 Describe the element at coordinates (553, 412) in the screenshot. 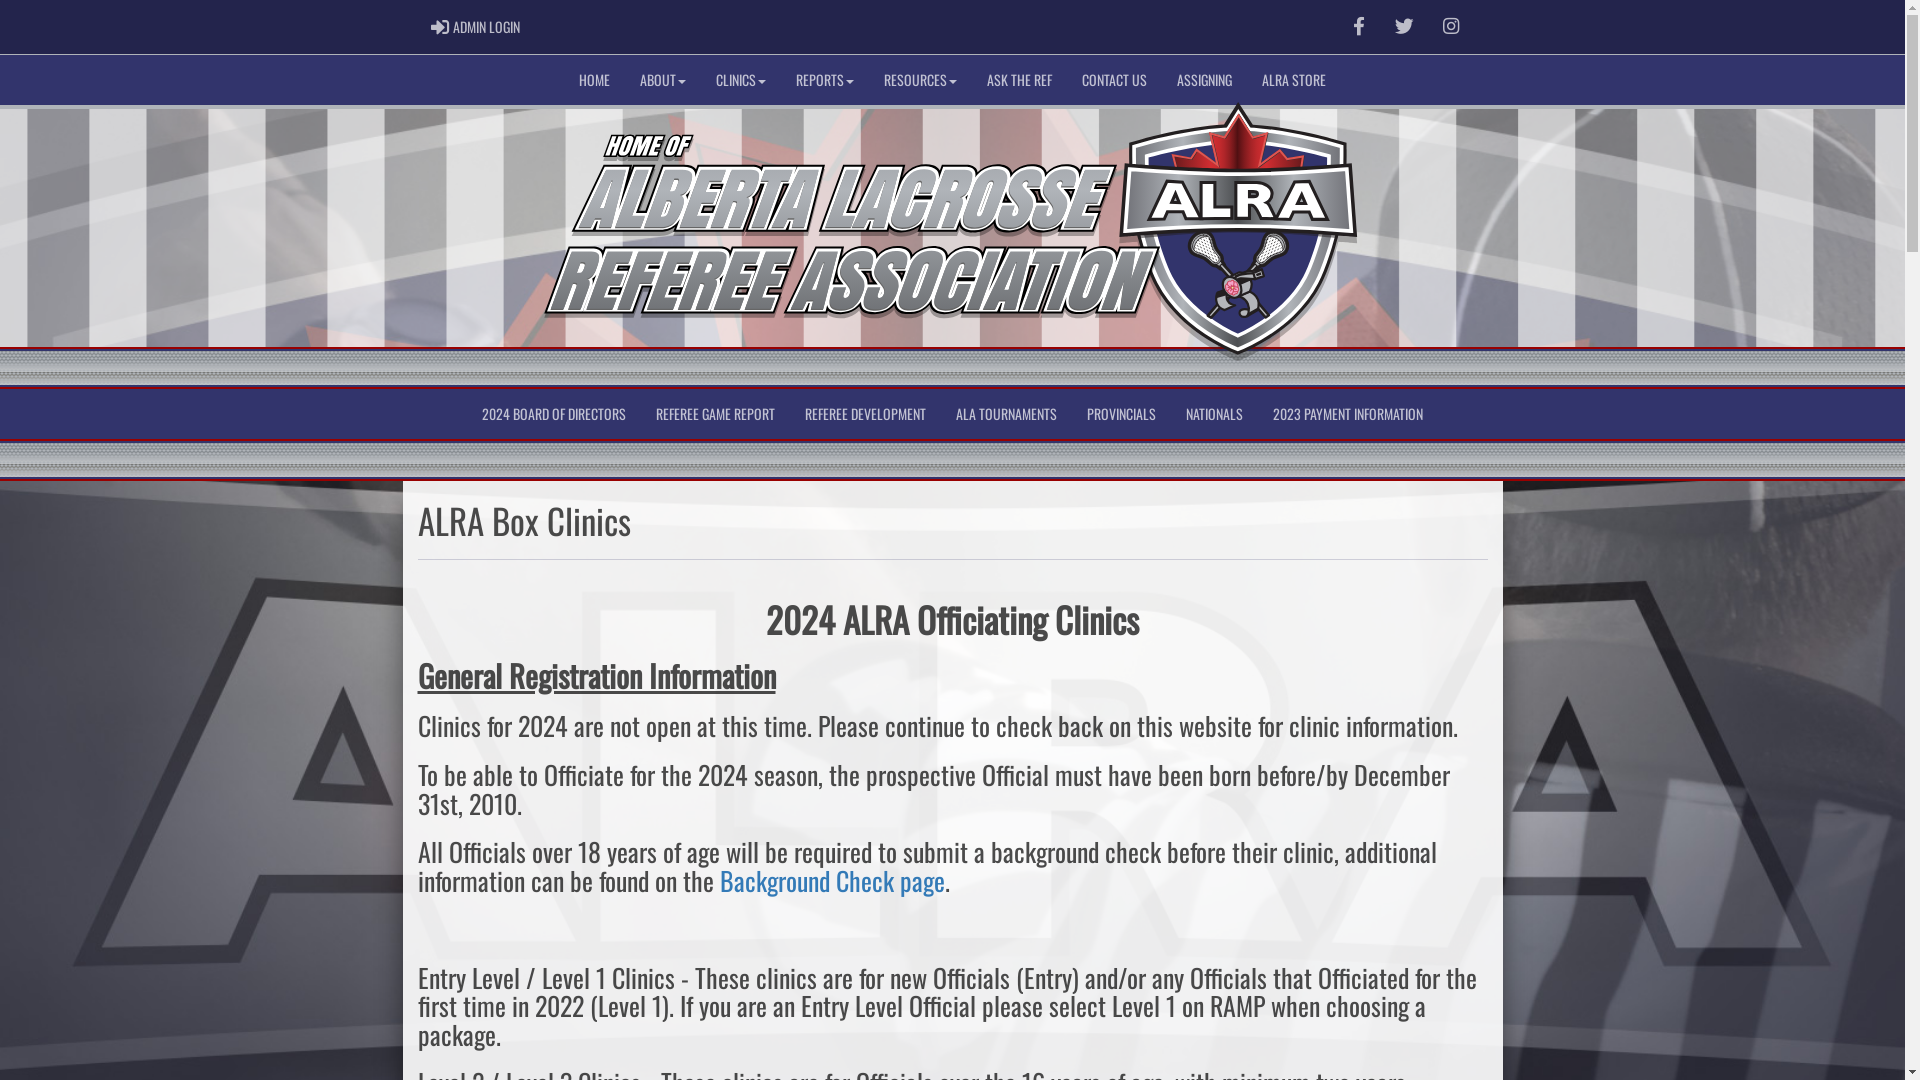

I see `'2024 BOARD OF DIRECTORS'` at that location.